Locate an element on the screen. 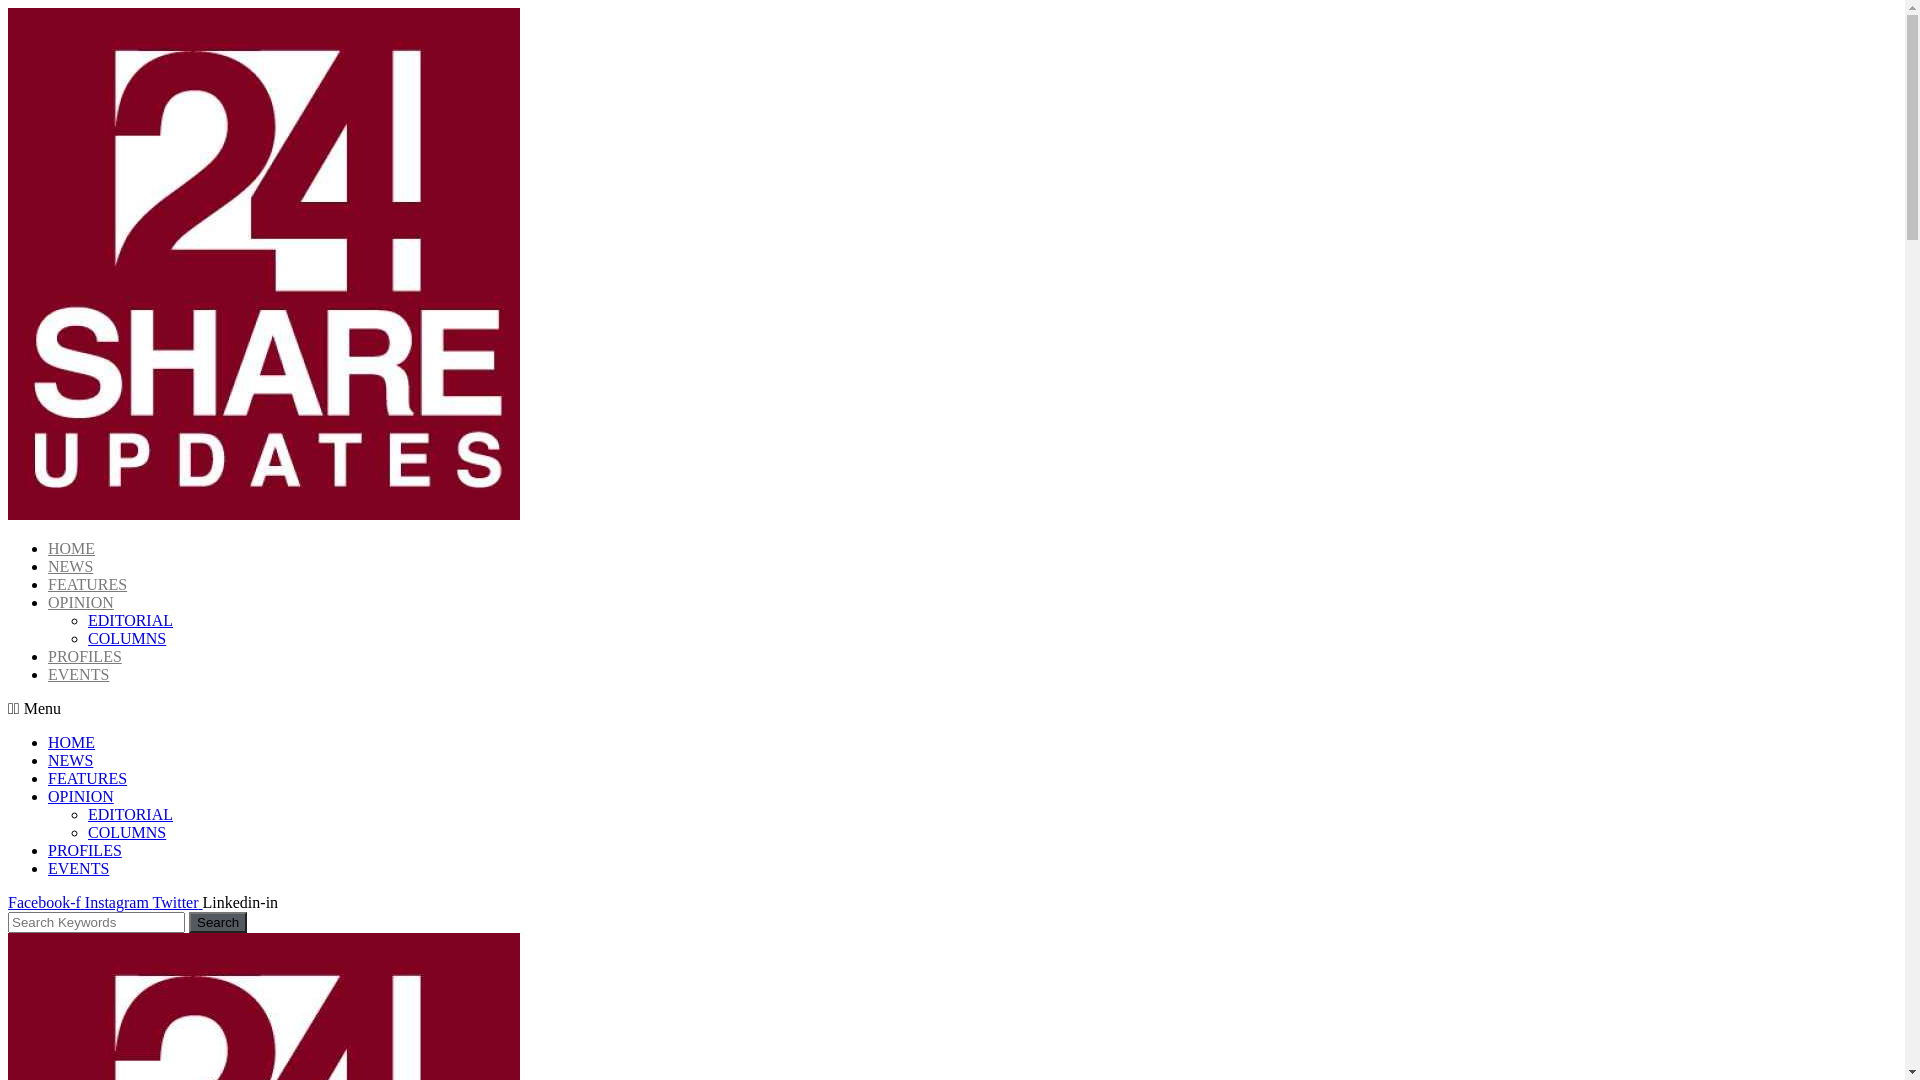 This screenshot has height=1080, width=1920. 'Facebook-f' is located at coordinates (46, 902).